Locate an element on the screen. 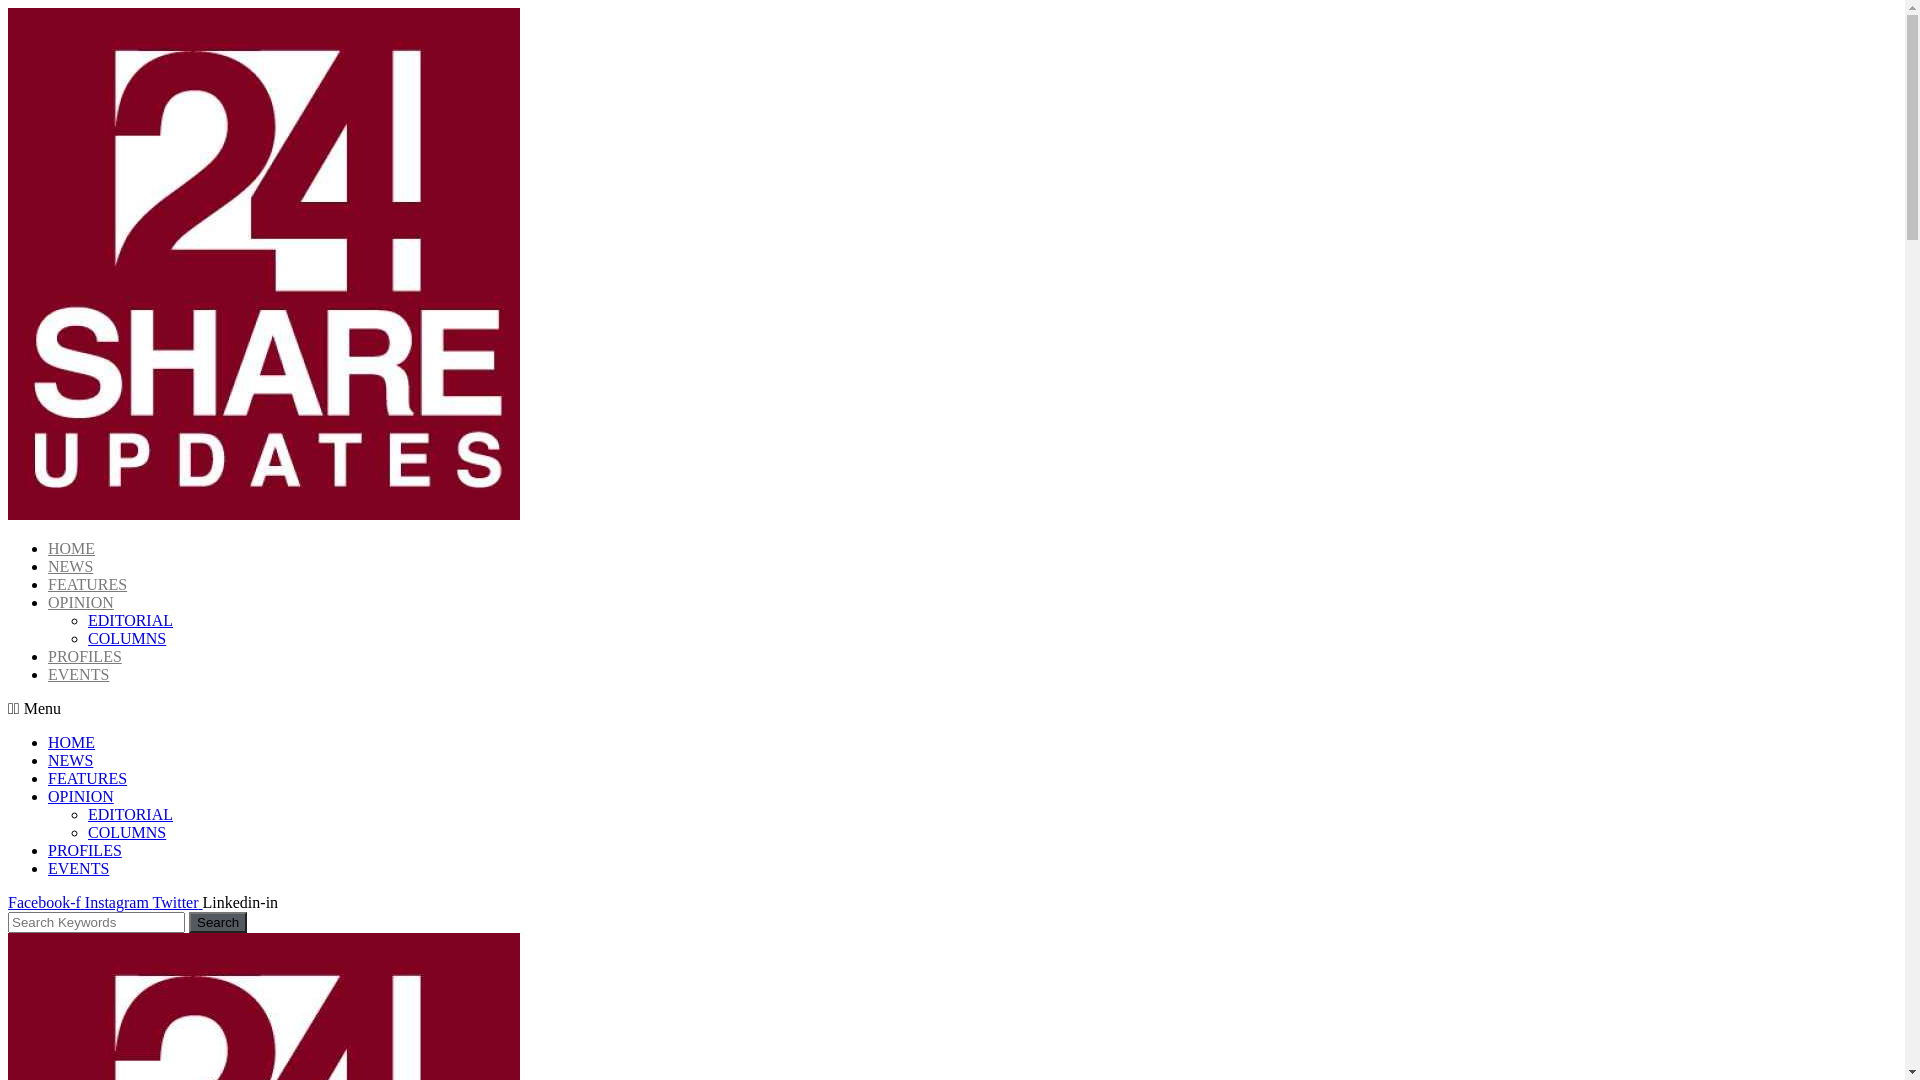 This screenshot has height=1080, width=1920. 'Facebook-f' is located at coordinates (46, 902).